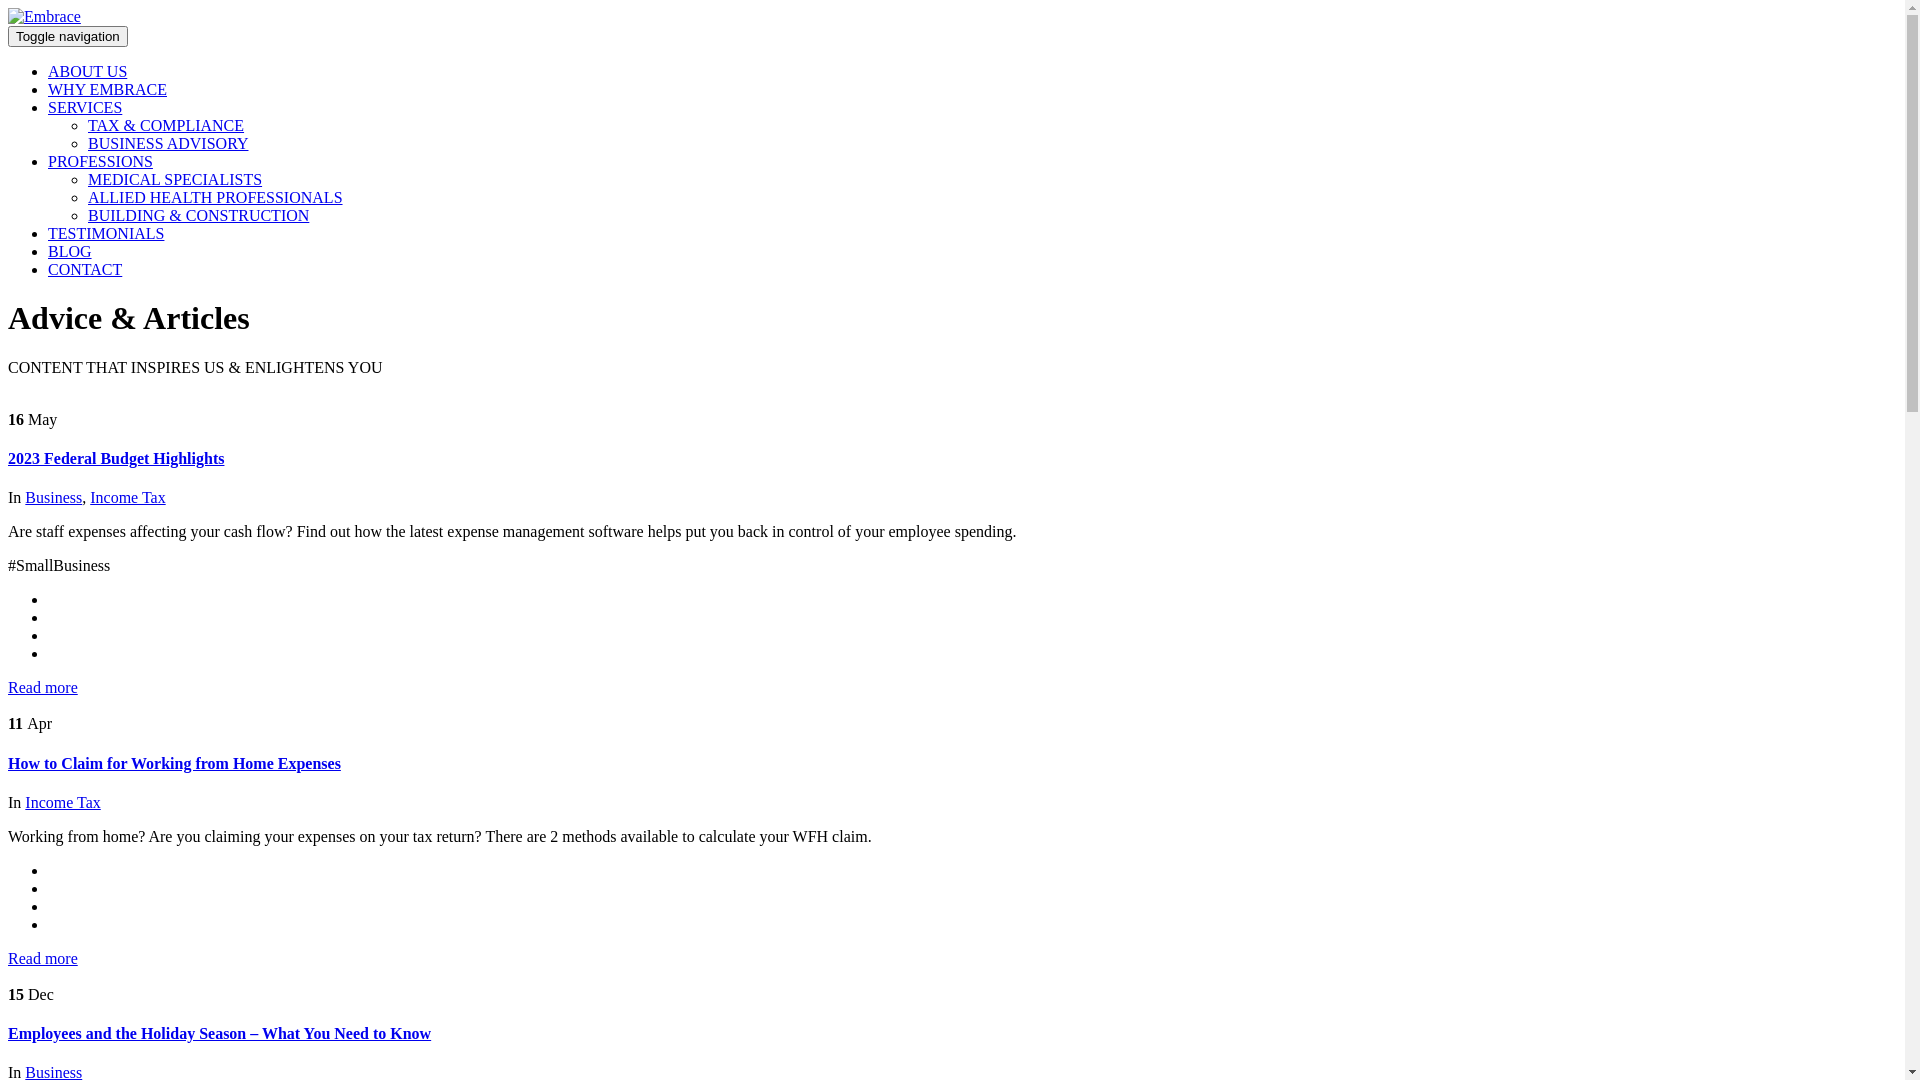 This screenshot has width=1920, height=1080. Describe the element at coordinates (84, 268) in the screenshot. I see `'CONTACT'` at that location.